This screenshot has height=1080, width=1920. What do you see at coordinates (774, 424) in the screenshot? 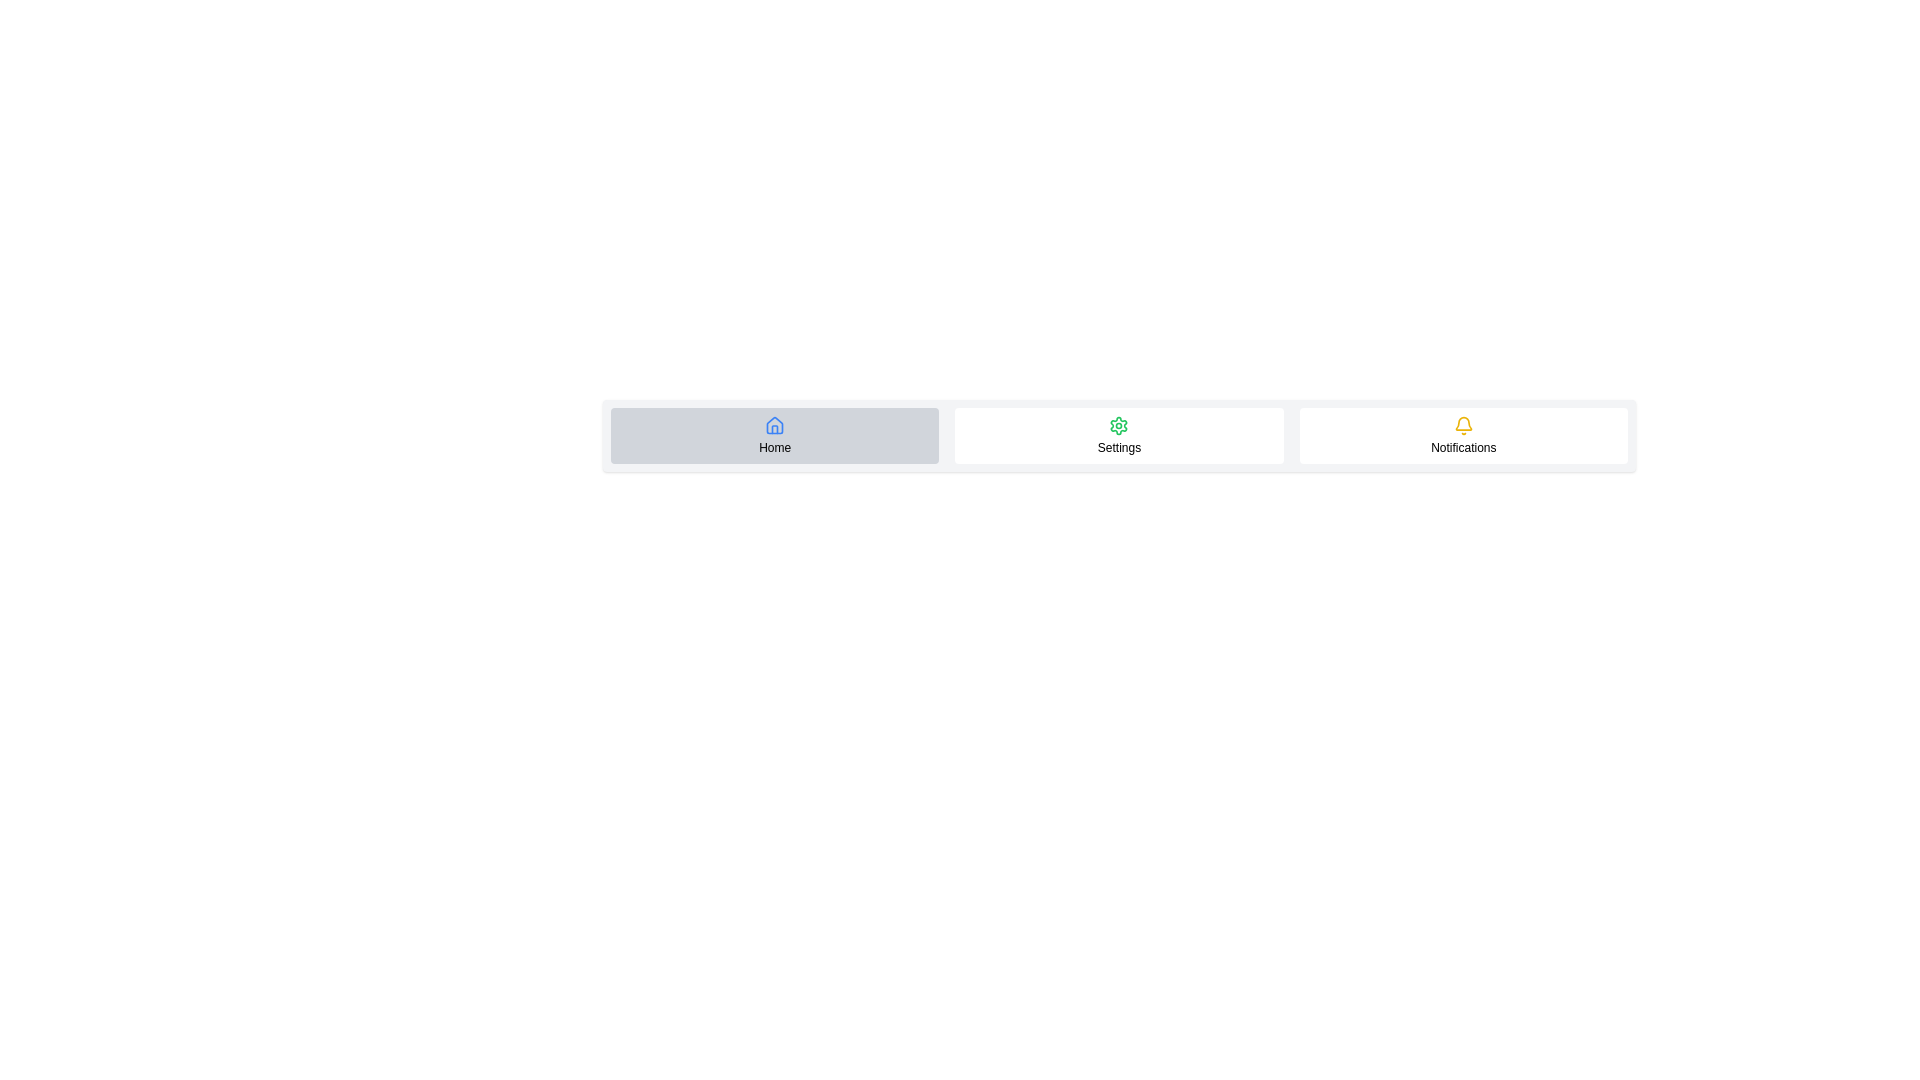
I see `the blue house icon in the navigation menu` at bounding box center [774, 424].